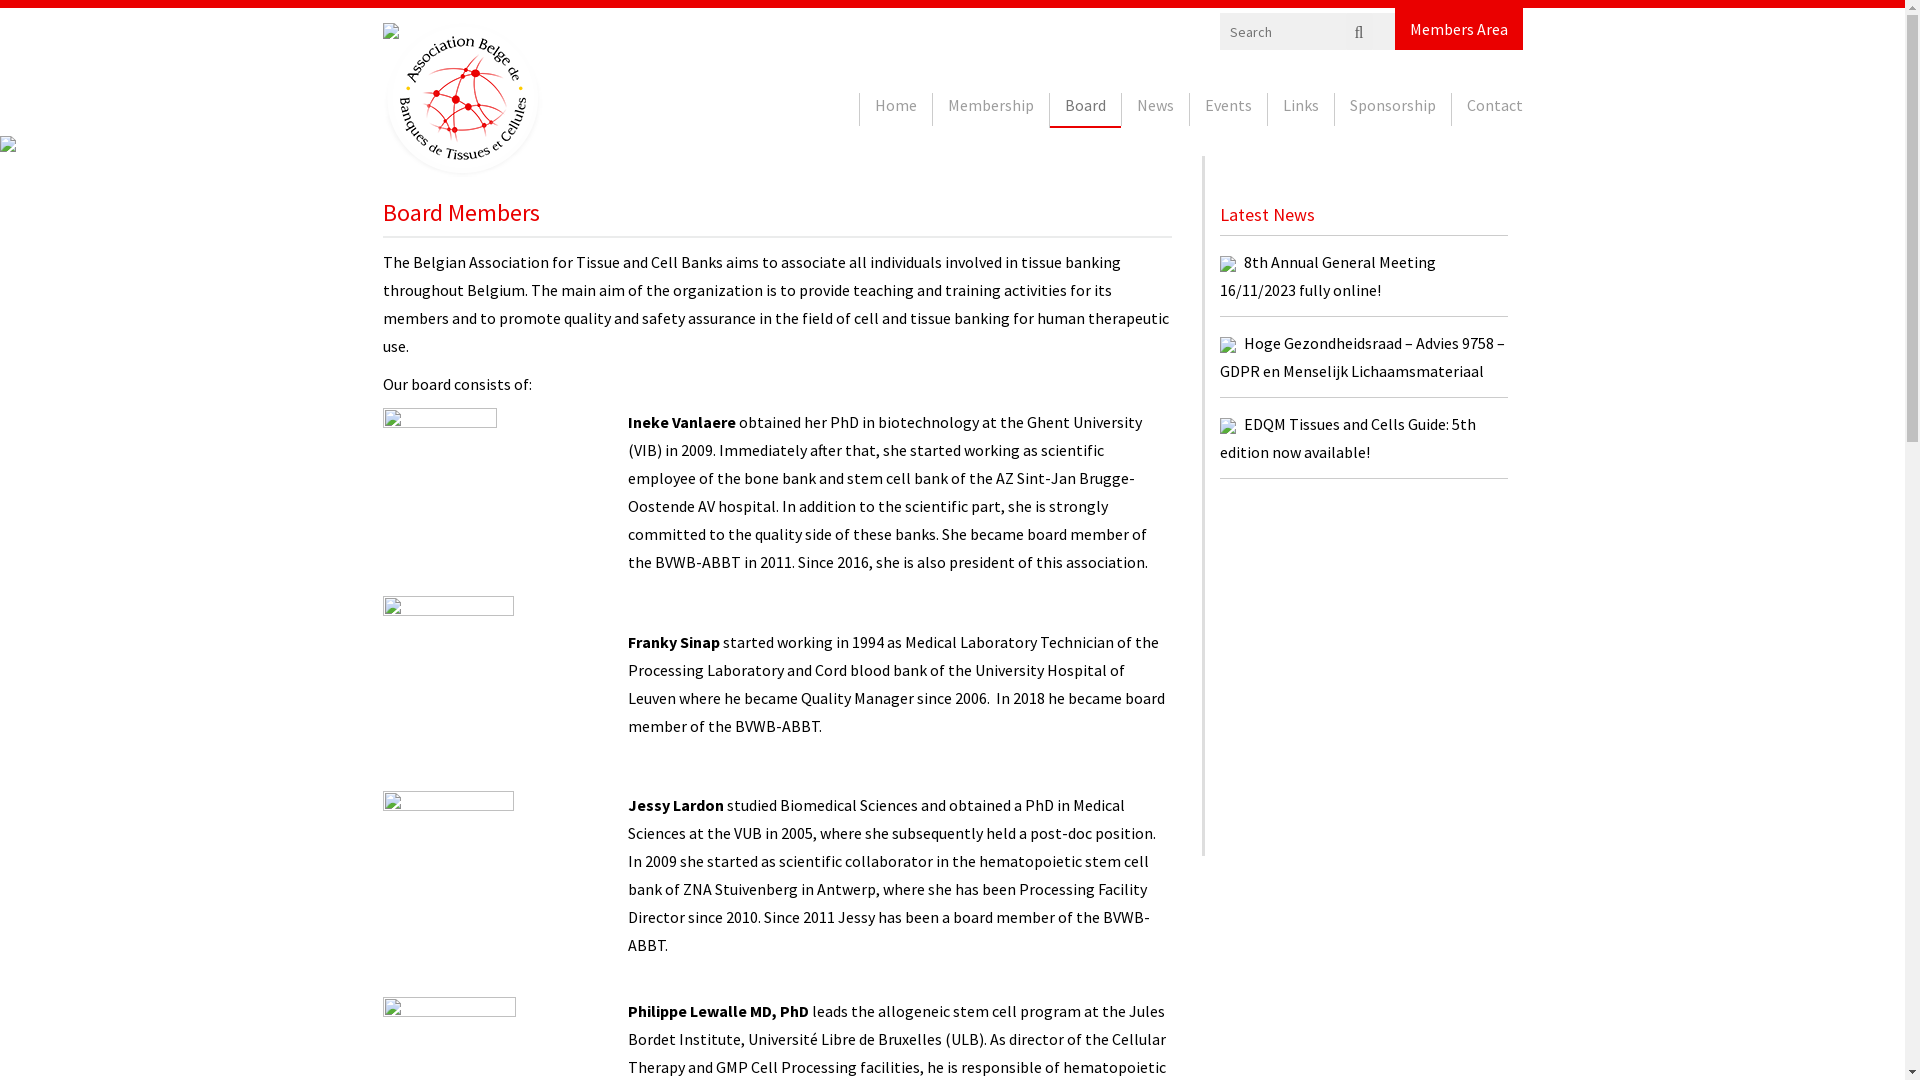  What do you see at coordinates (1314, 31) in the screenshot?
I see `'Search for:'` at bounding box center [1314, 31].